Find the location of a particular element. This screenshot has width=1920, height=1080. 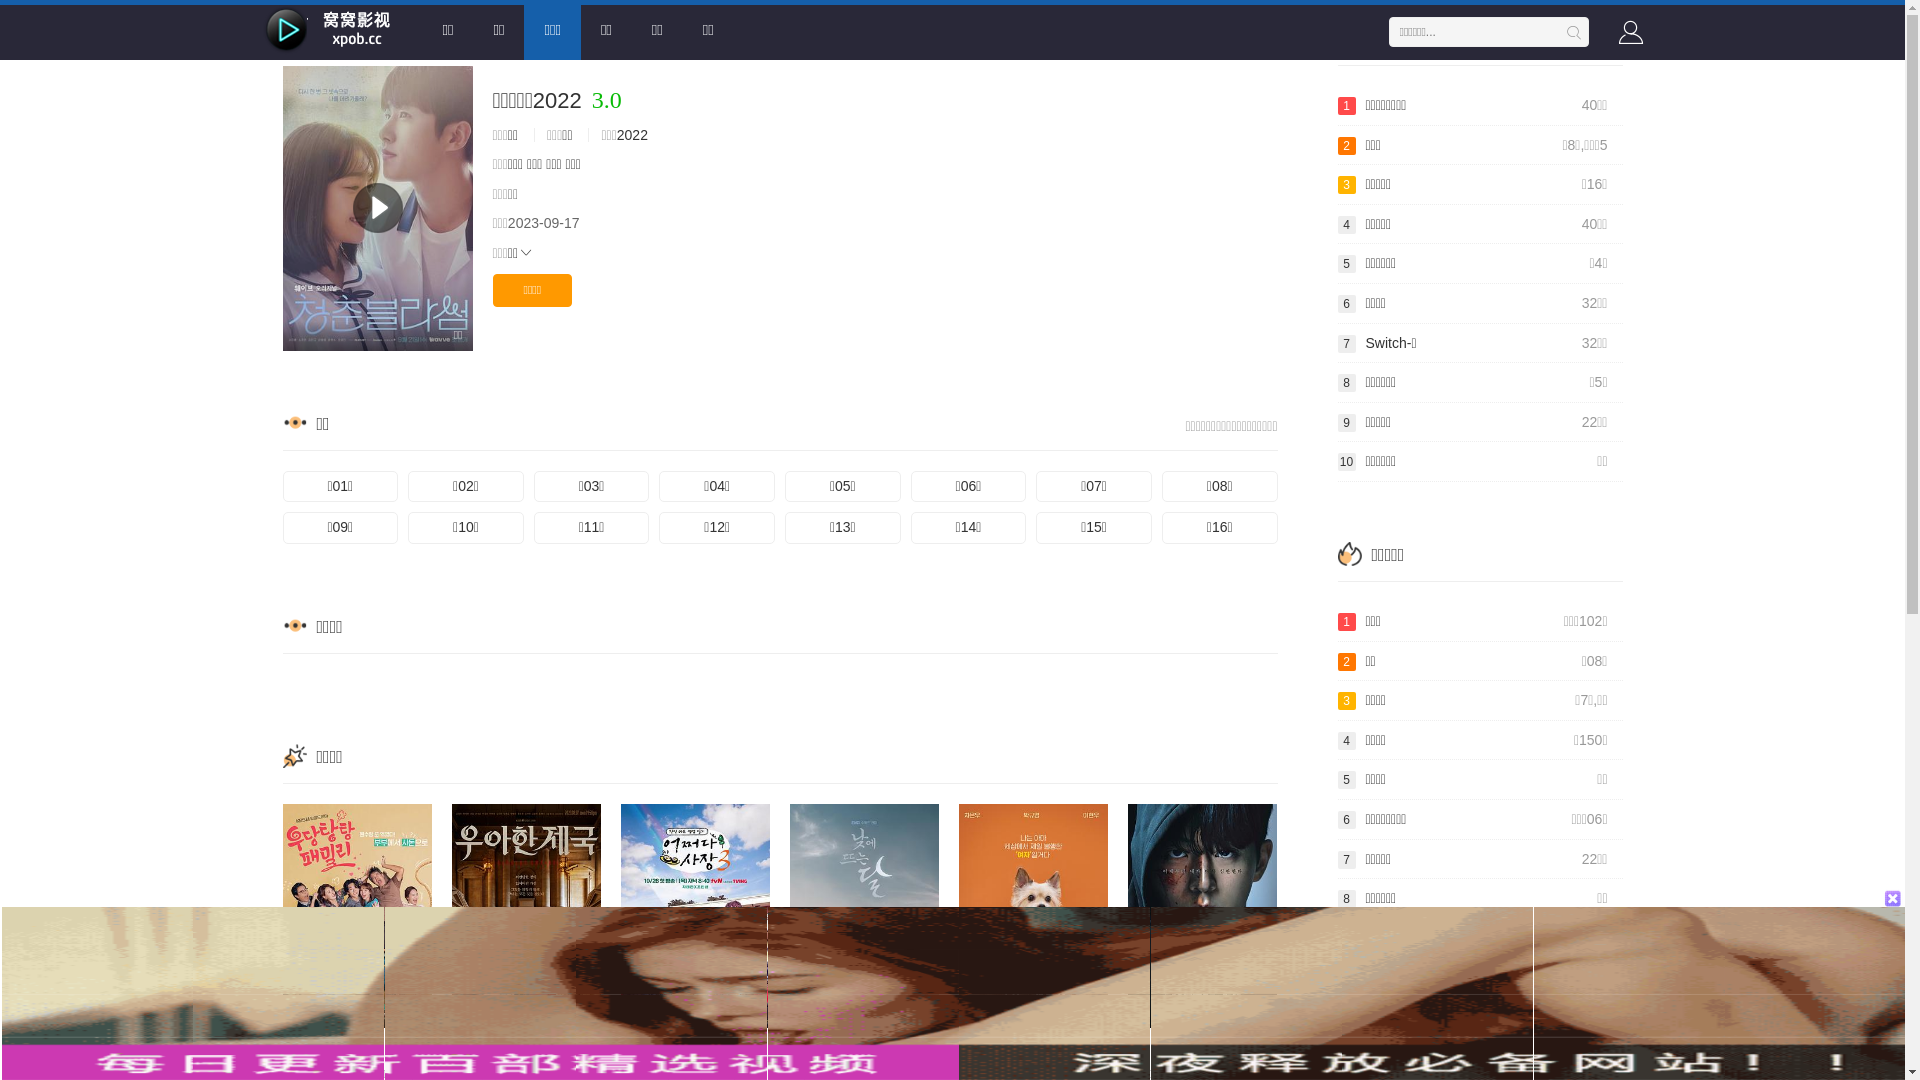

'2022' is located at coordinates (631, 135).